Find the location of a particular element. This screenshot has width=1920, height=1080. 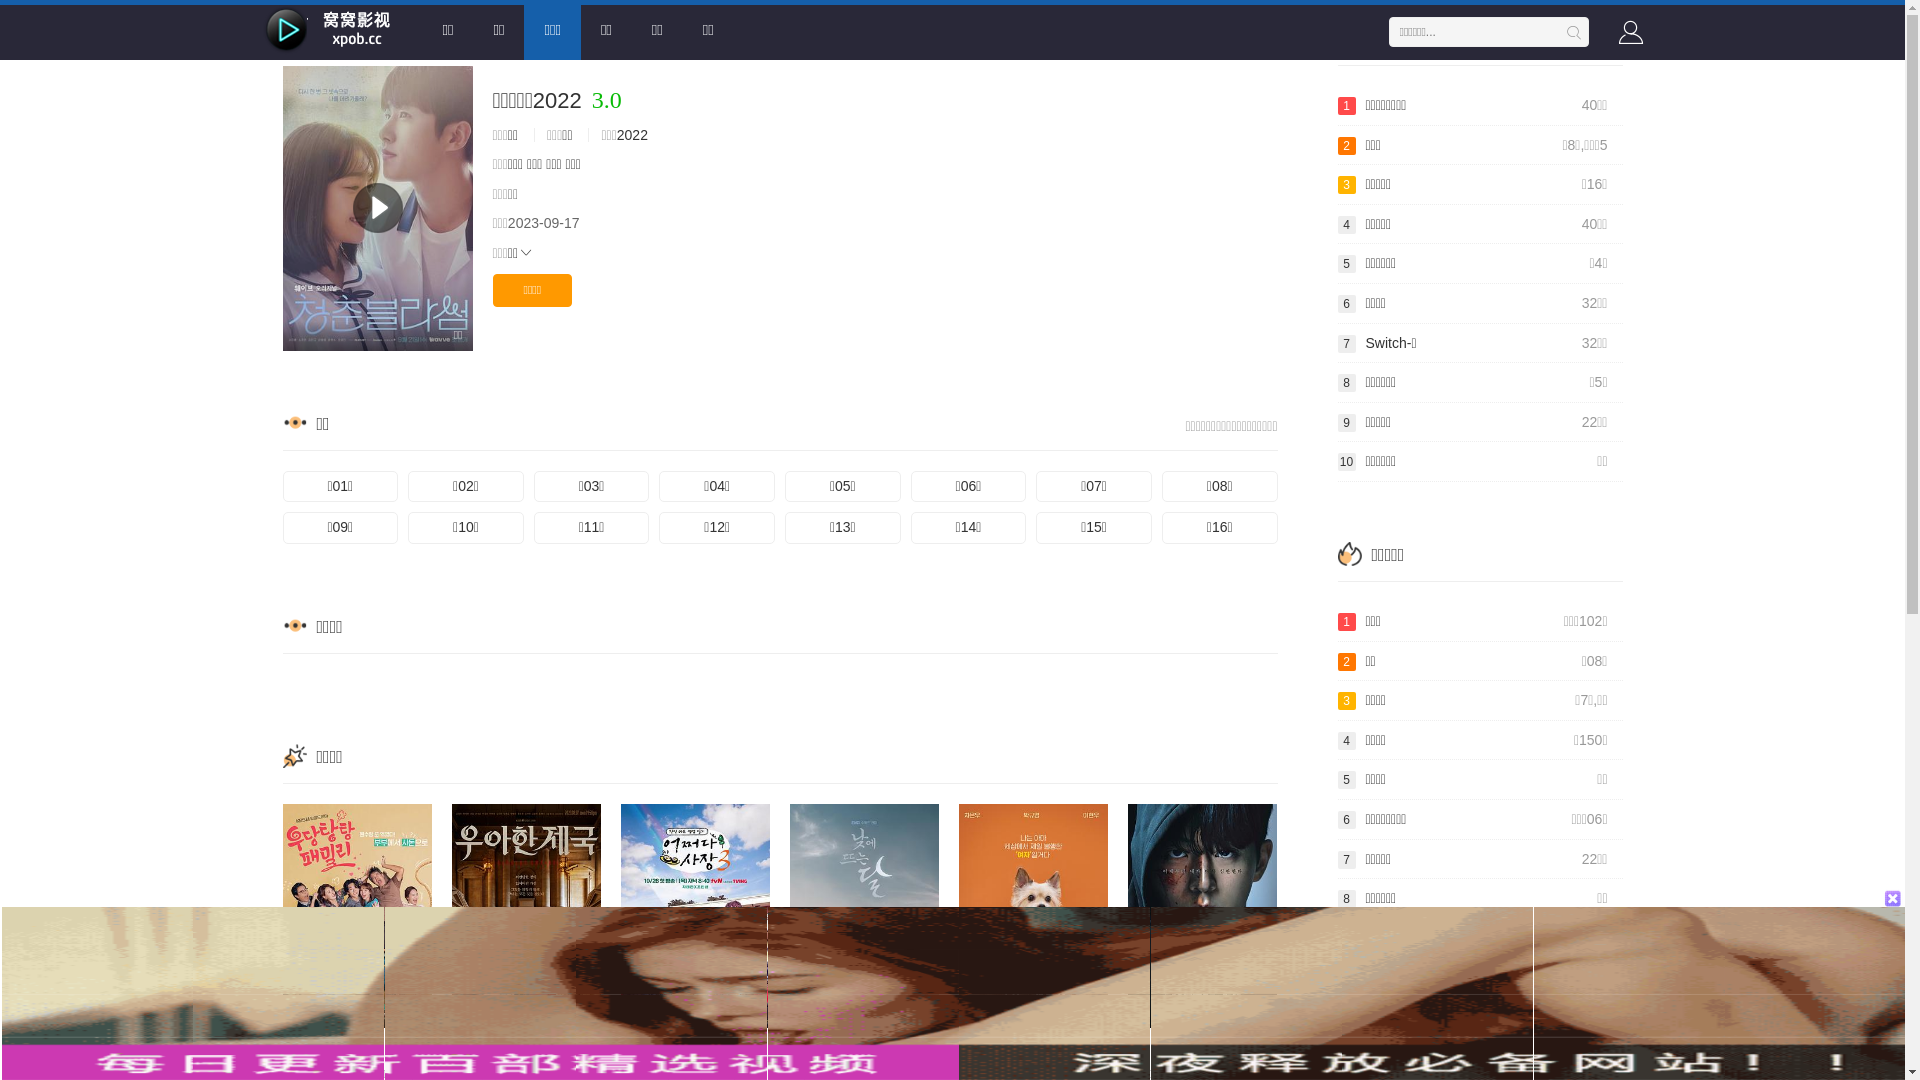

'2022' is located at coordinates (631, 135).